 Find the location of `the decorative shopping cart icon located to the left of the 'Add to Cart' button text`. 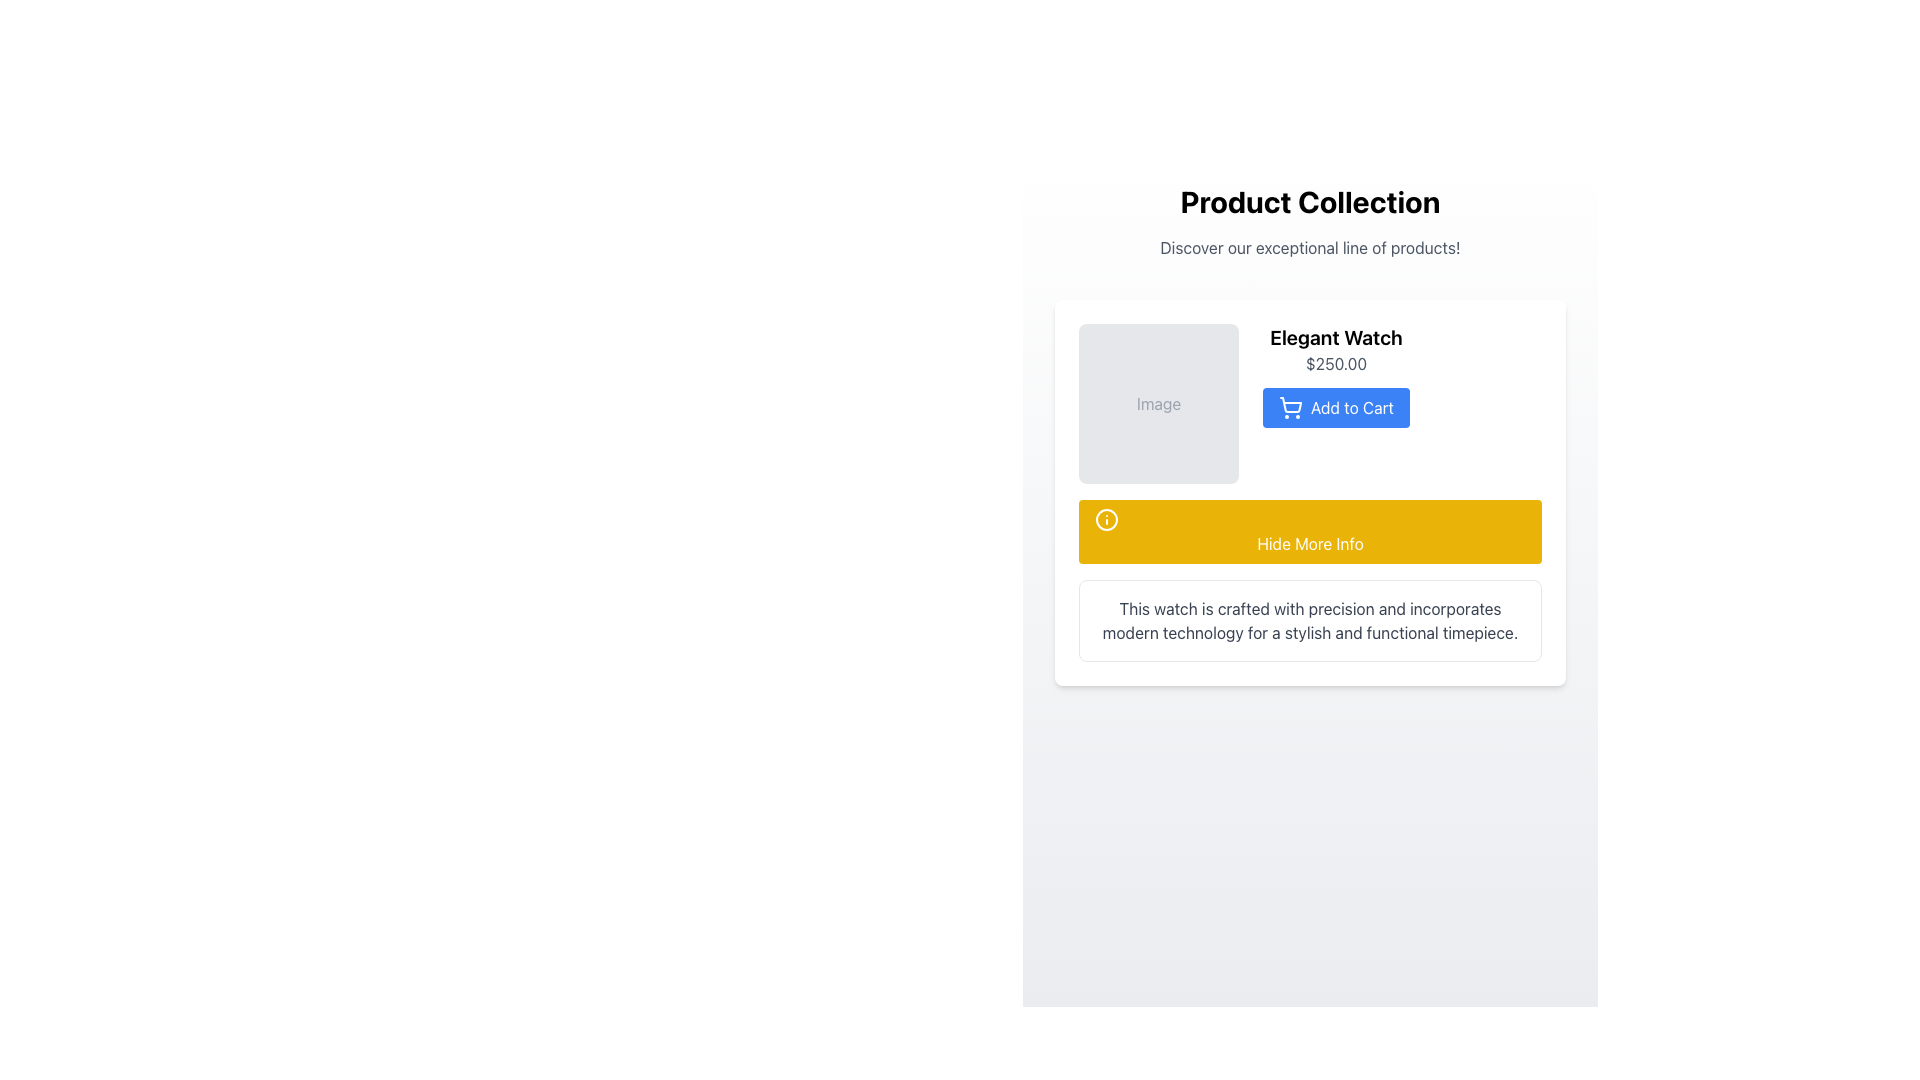

the decorative shopping cart icon located to the left of the 'Add to Cart' button text is located at coordinates (1291, 405).